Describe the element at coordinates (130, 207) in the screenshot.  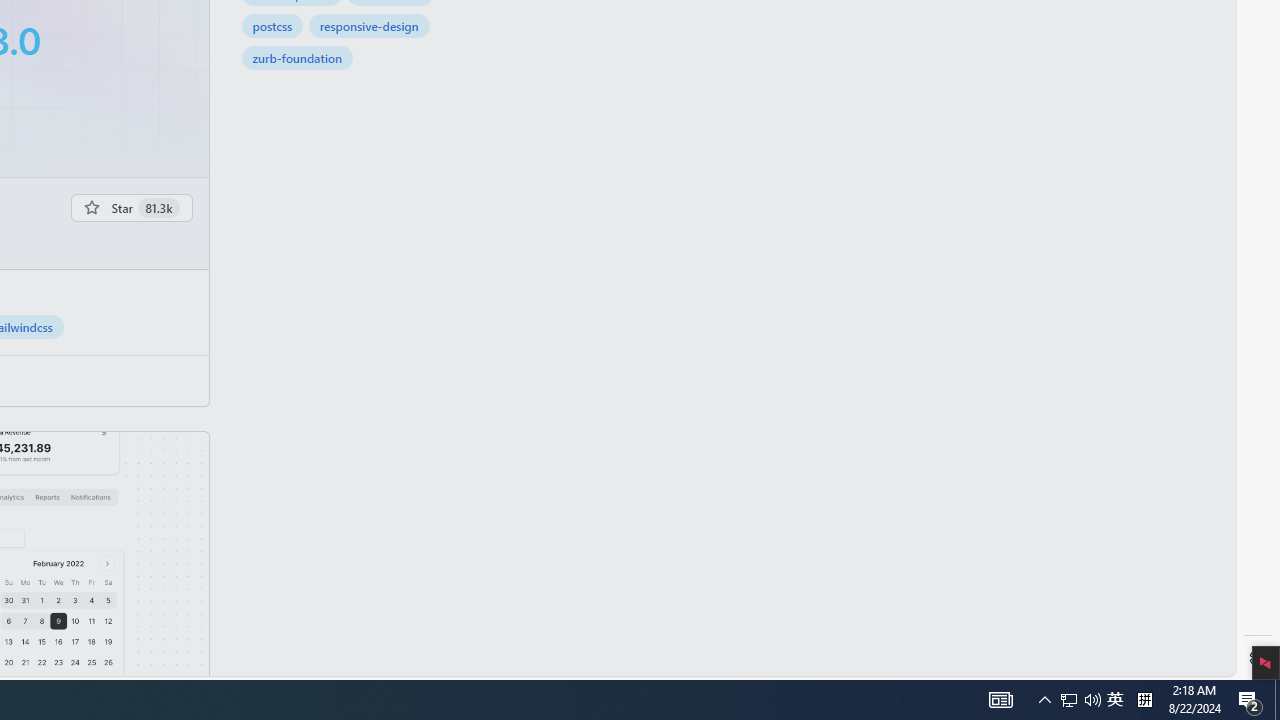
I see `'You must be signed in to star a repository'` at that location.